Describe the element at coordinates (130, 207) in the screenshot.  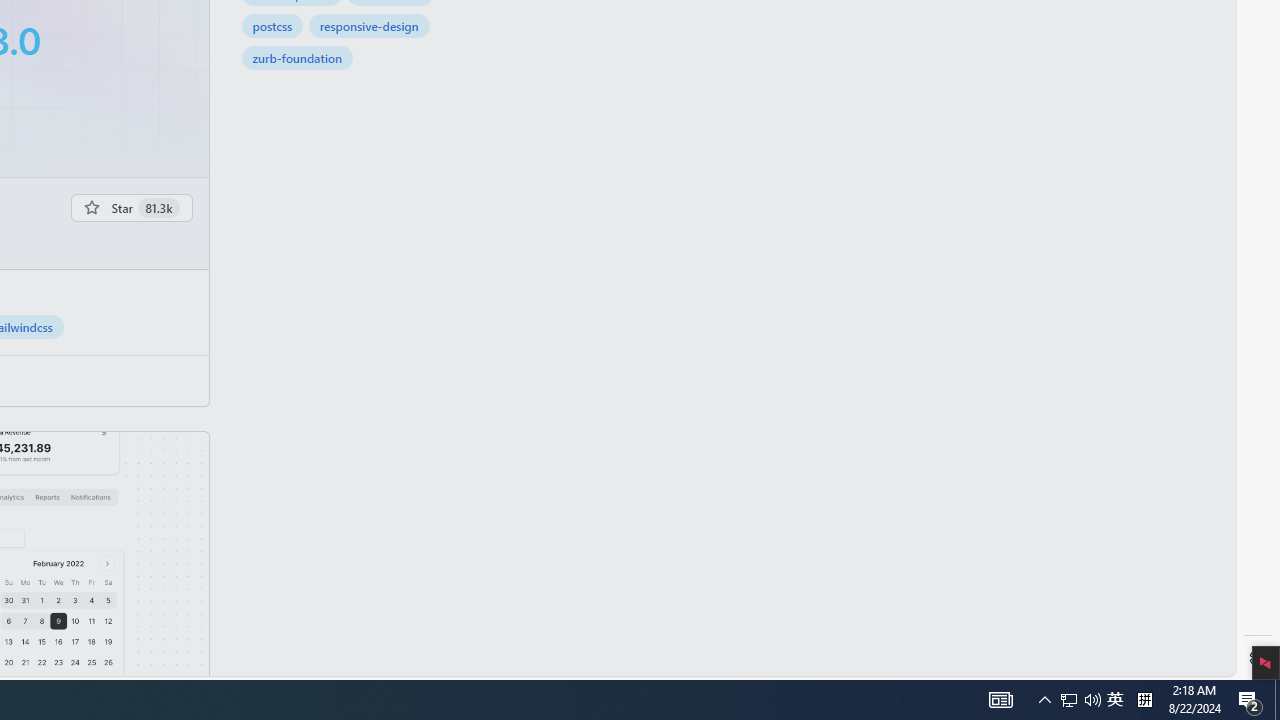
I see `'You must be signed in to star a repository'` at that location.